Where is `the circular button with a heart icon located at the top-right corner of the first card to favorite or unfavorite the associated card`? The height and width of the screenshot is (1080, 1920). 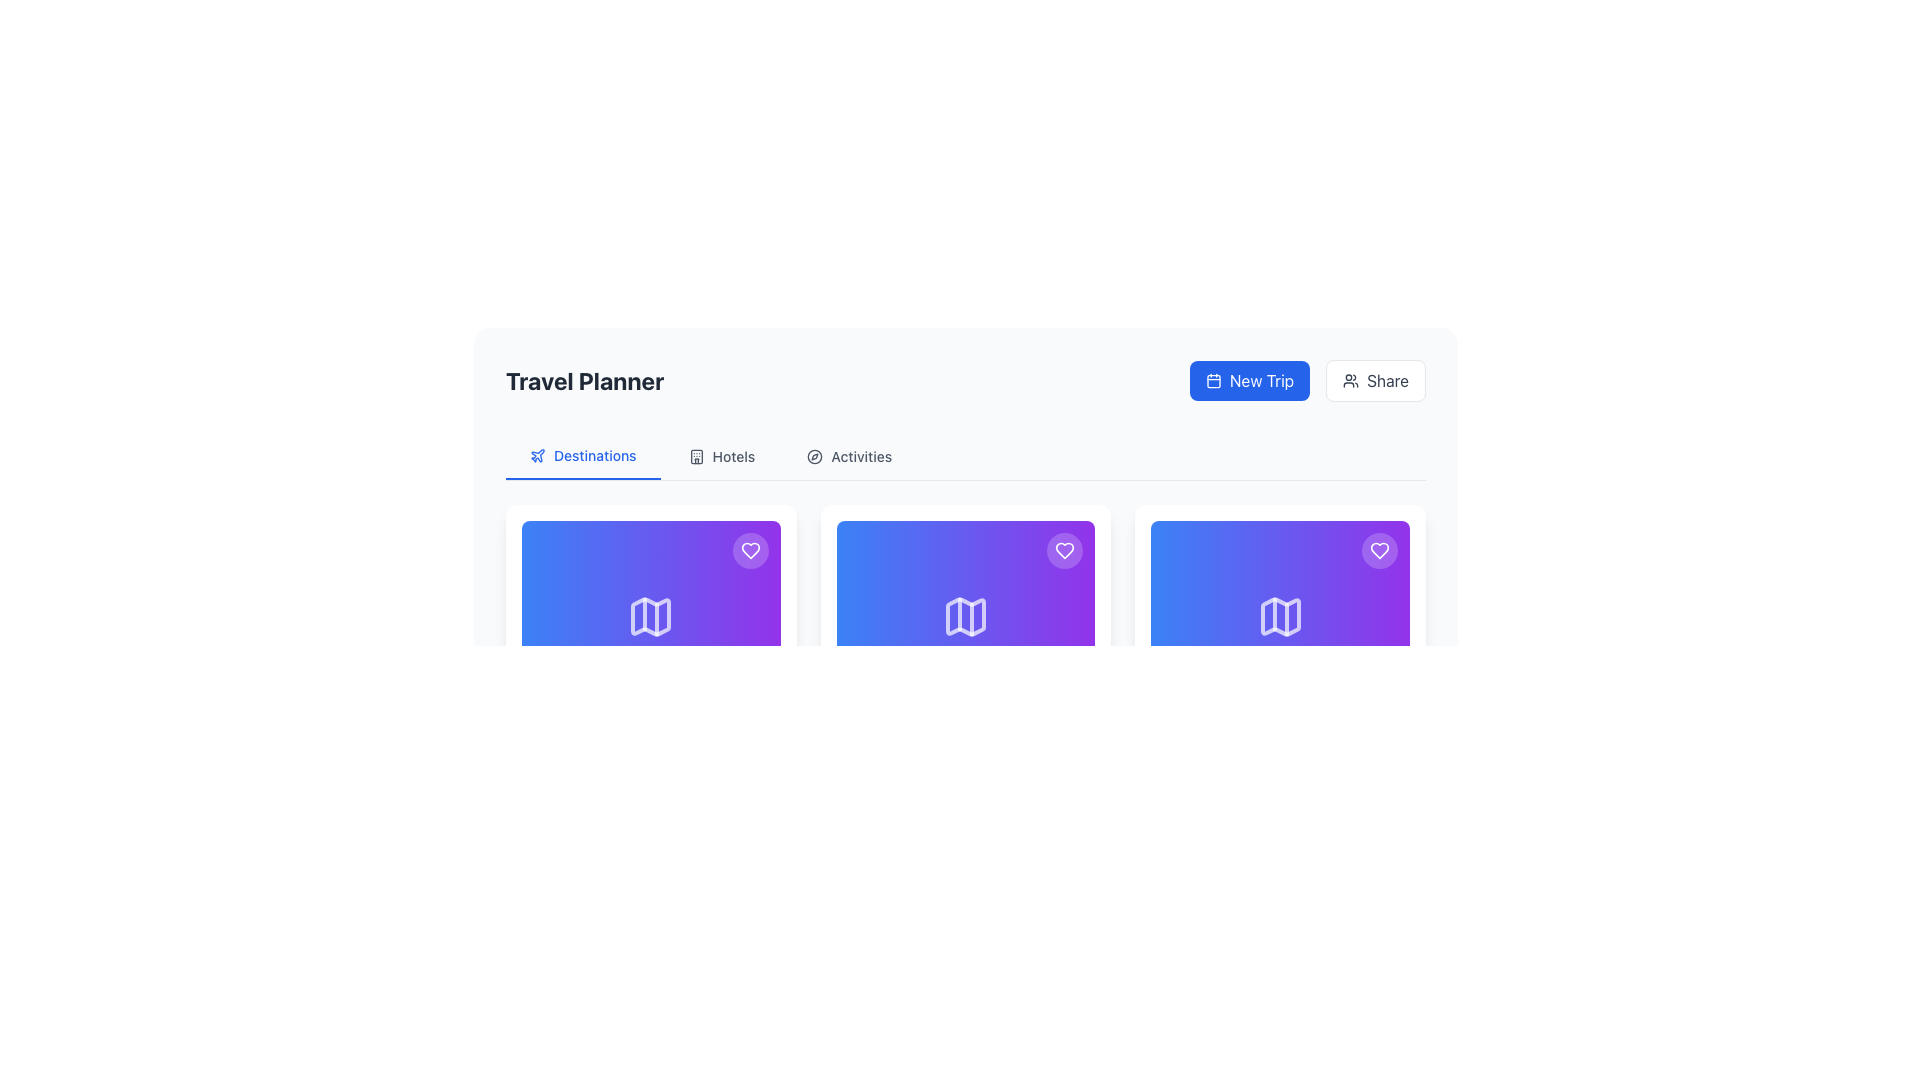
the circular button with a heart icon located at the top-right corner of the first card to favorite or unfavorite the associated card is located at coordinates (749, 551).